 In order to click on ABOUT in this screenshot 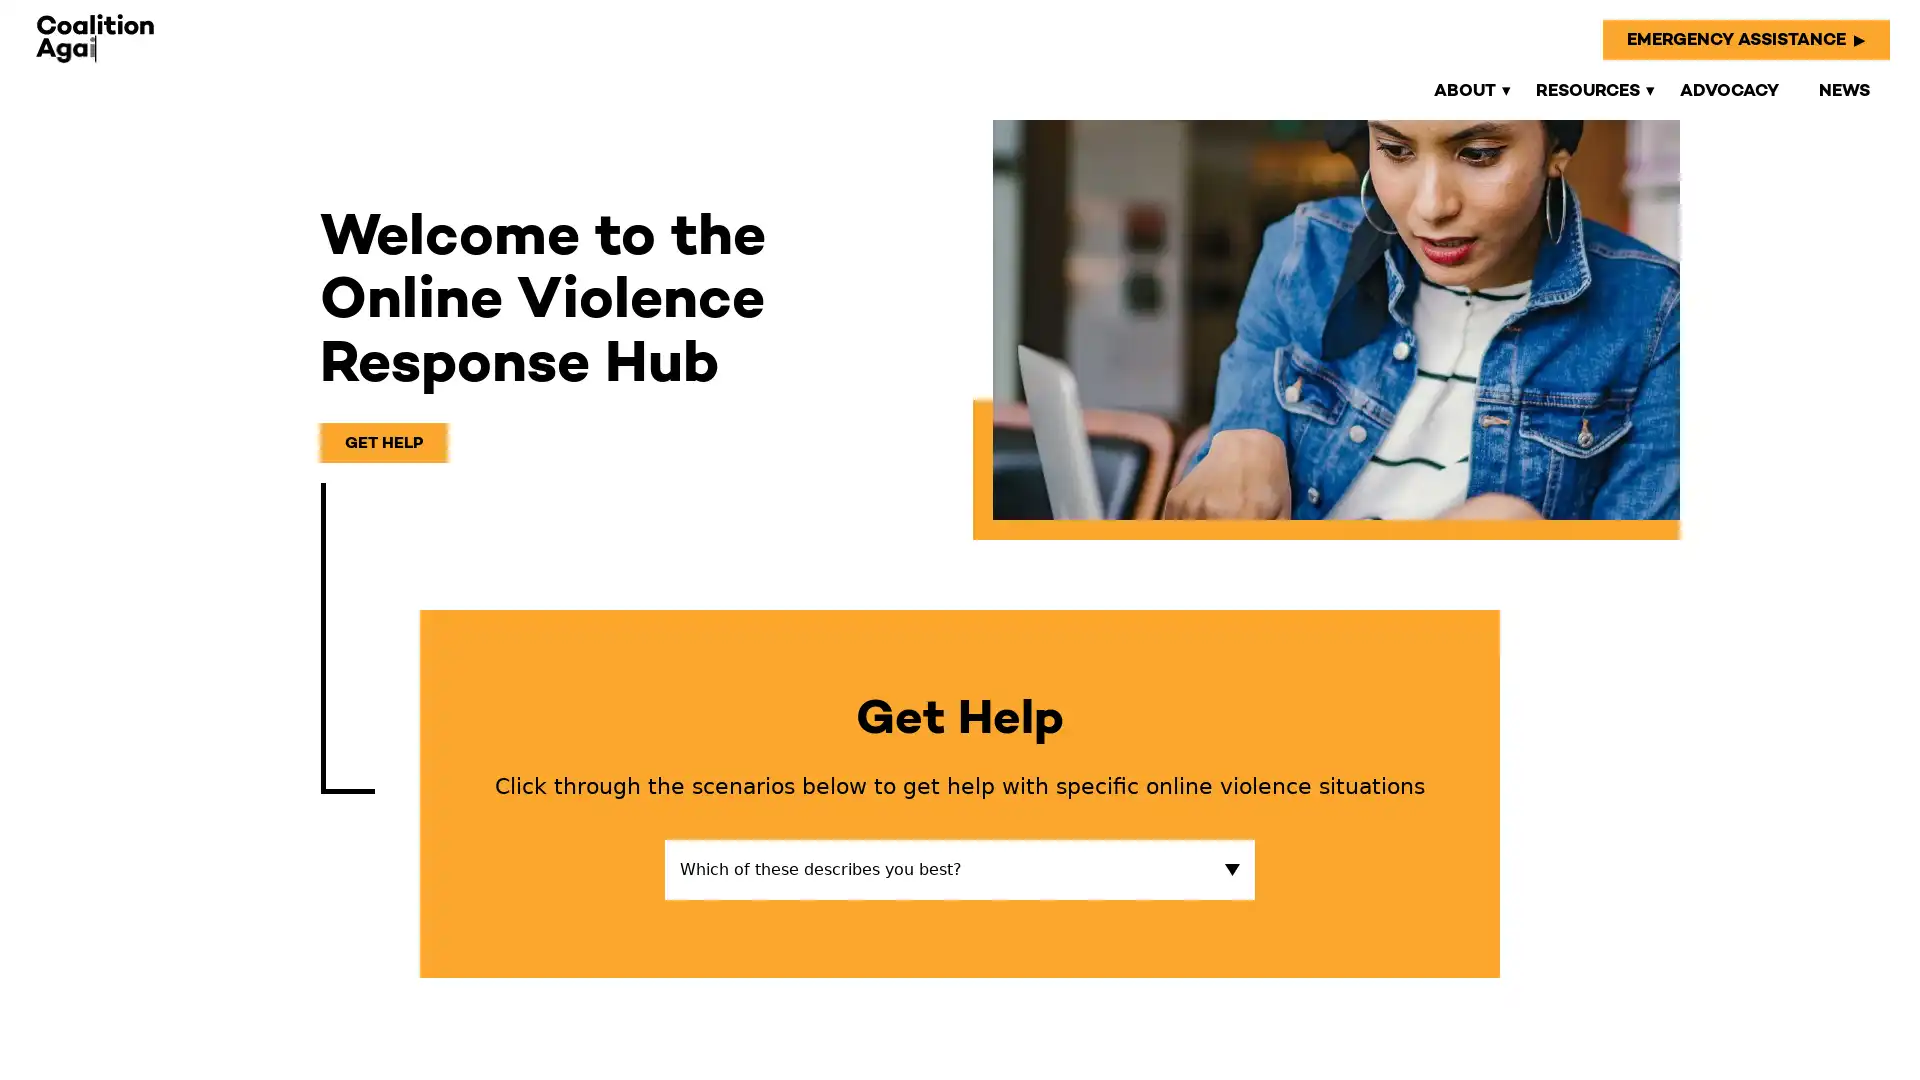, I will do `click(1464, 88)`.